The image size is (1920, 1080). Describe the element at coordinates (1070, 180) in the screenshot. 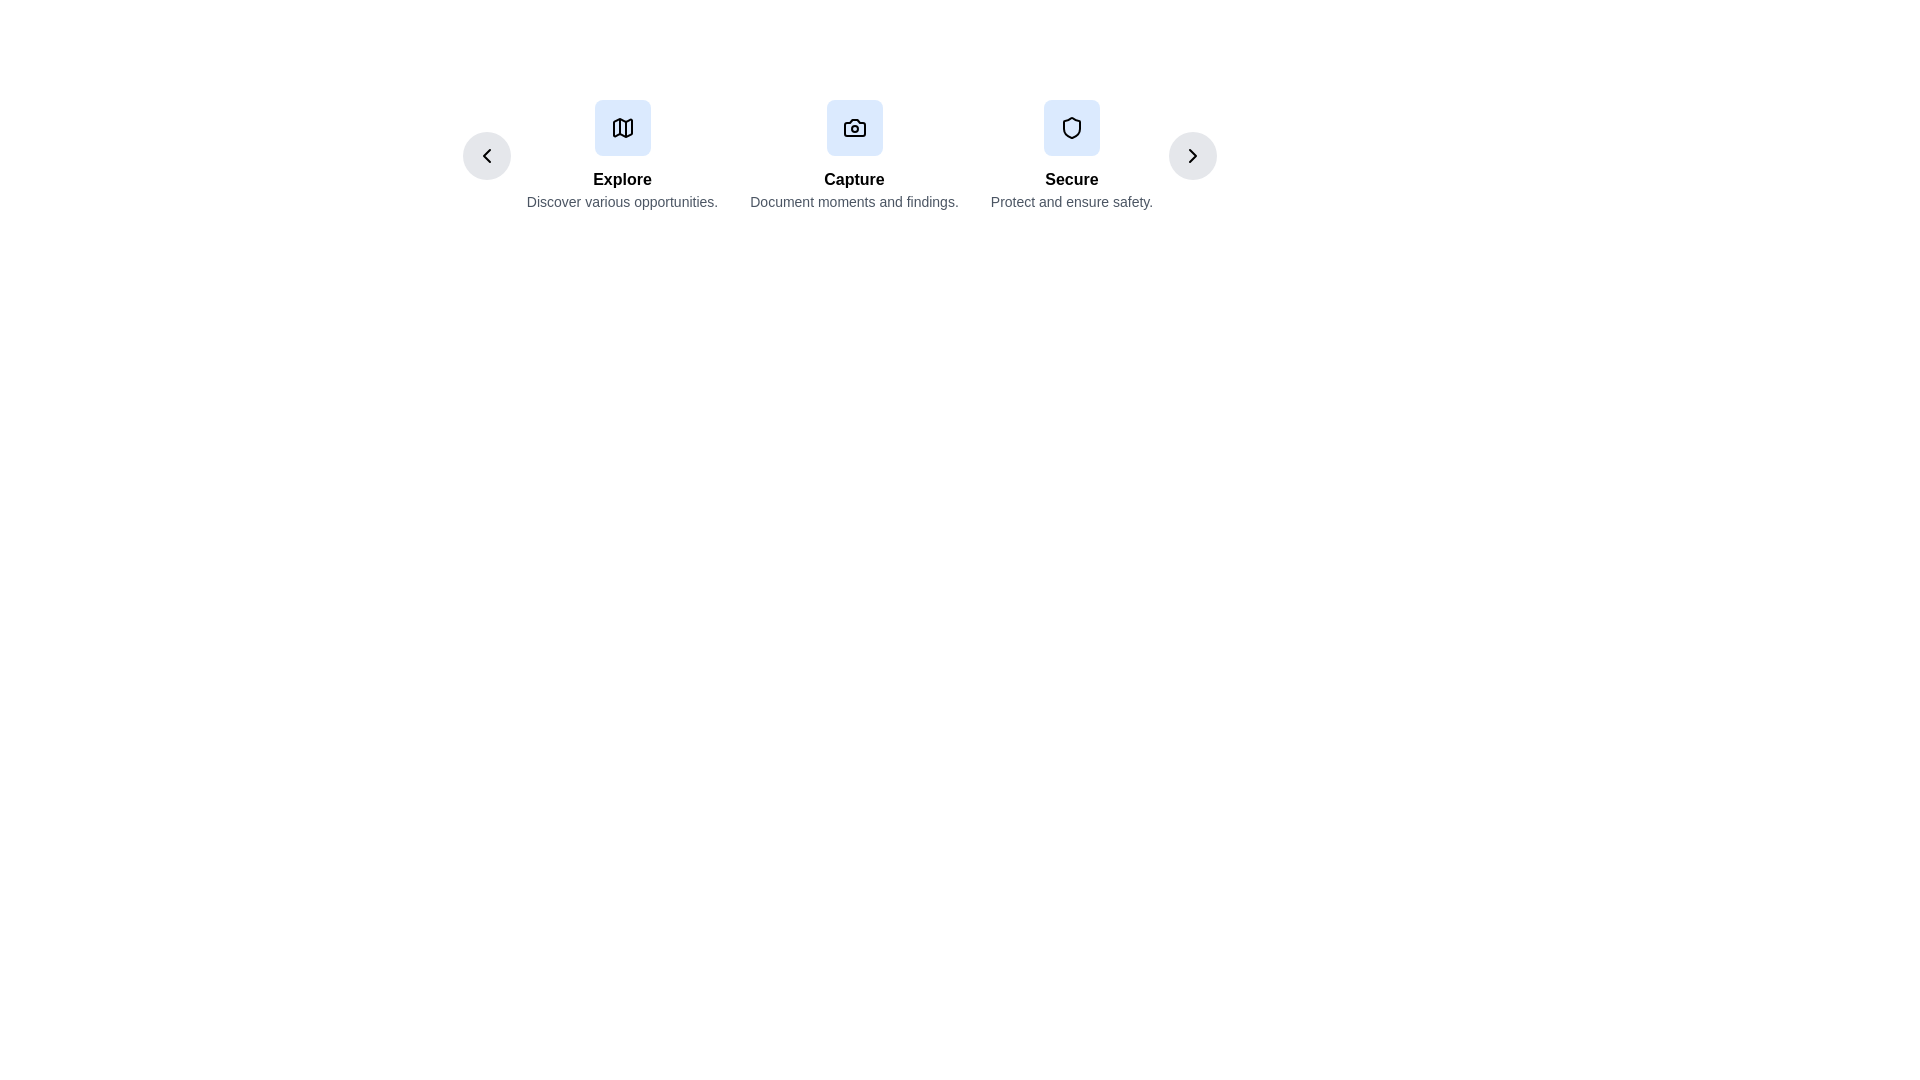

I see `text label emphasizing security located below the shield icon and above the descriptive text 'Protect and ensure safety.'` at that location.